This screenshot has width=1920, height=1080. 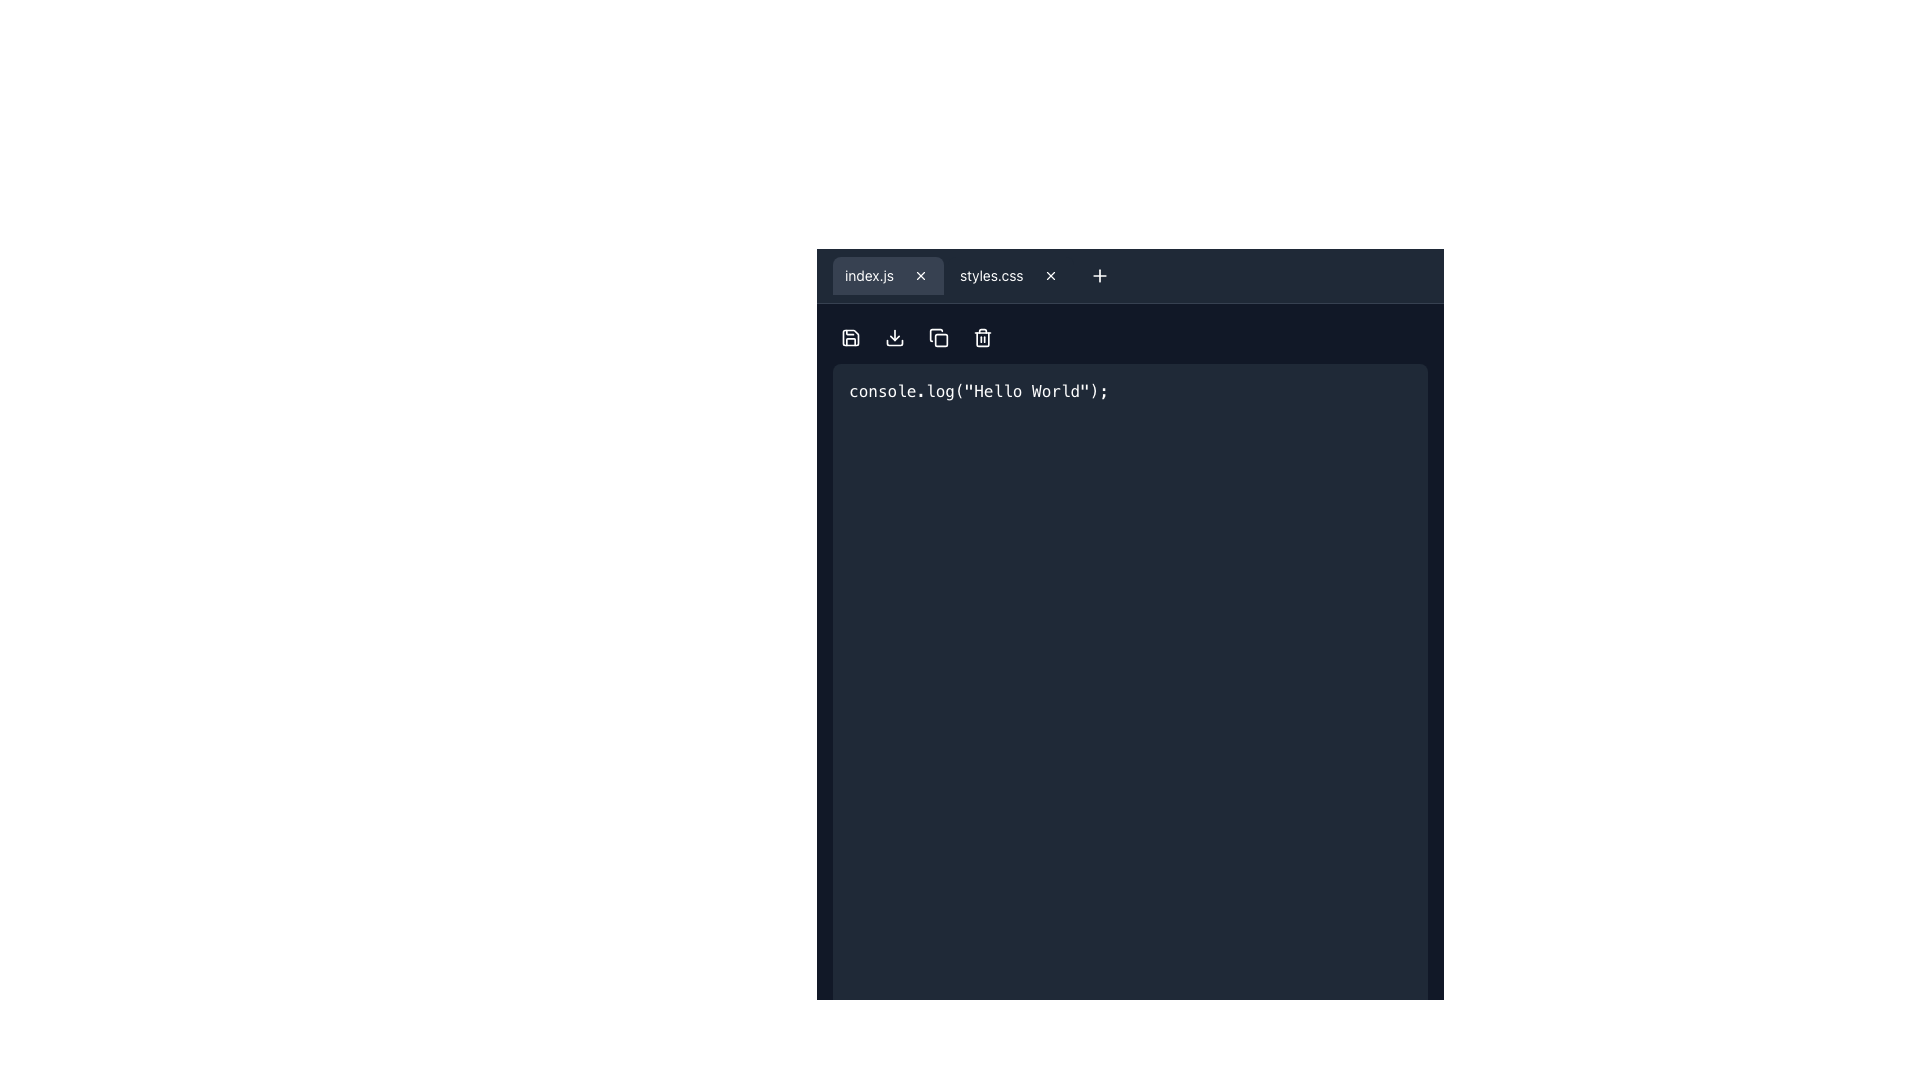 What do you see at coordinates (920, 276) in the screenshot?
I see `the close button with an SVG icon located to the right of the 'index.js' tab in the tab bar` at bounding box center [920, 276].